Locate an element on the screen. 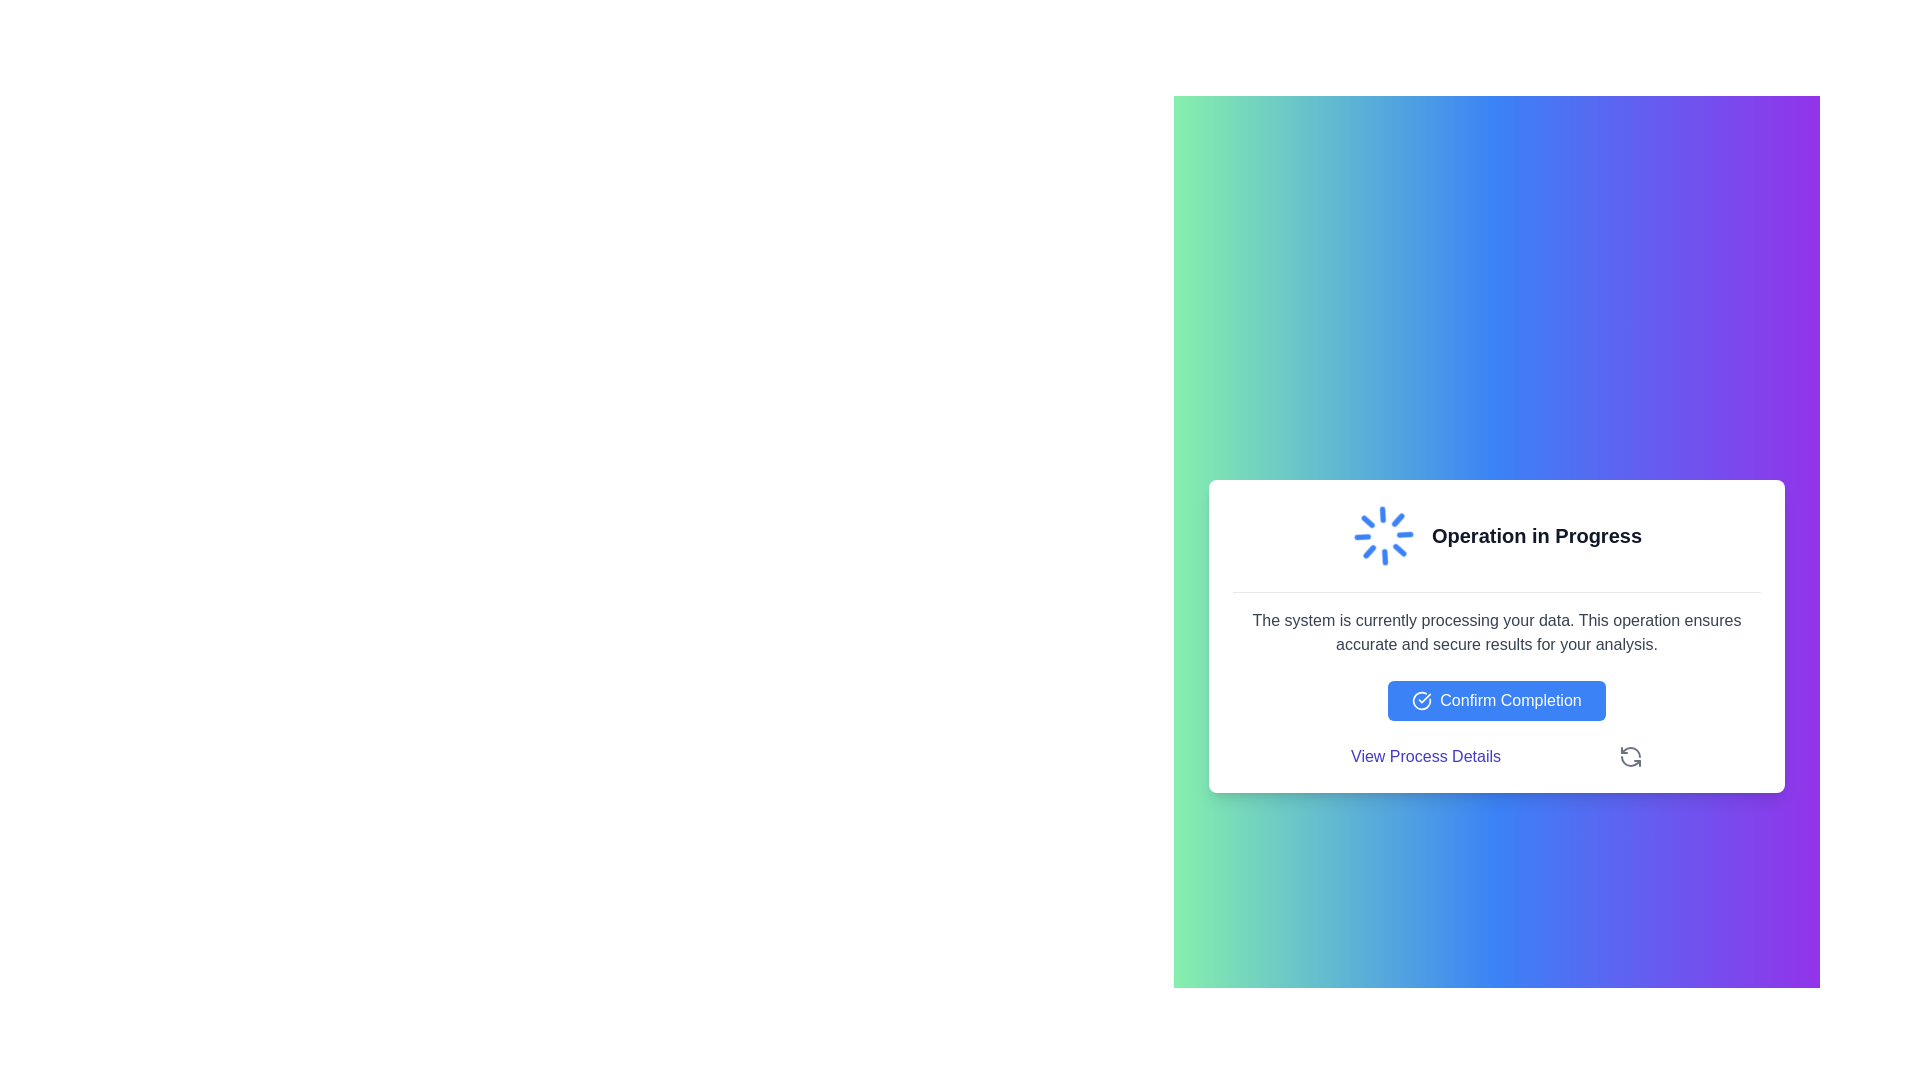 This screenshot has height=1080, width=1920. the bottom-right segment of the blue circular loader animation located near the center of the modal is located at coordinates (1394, 516).